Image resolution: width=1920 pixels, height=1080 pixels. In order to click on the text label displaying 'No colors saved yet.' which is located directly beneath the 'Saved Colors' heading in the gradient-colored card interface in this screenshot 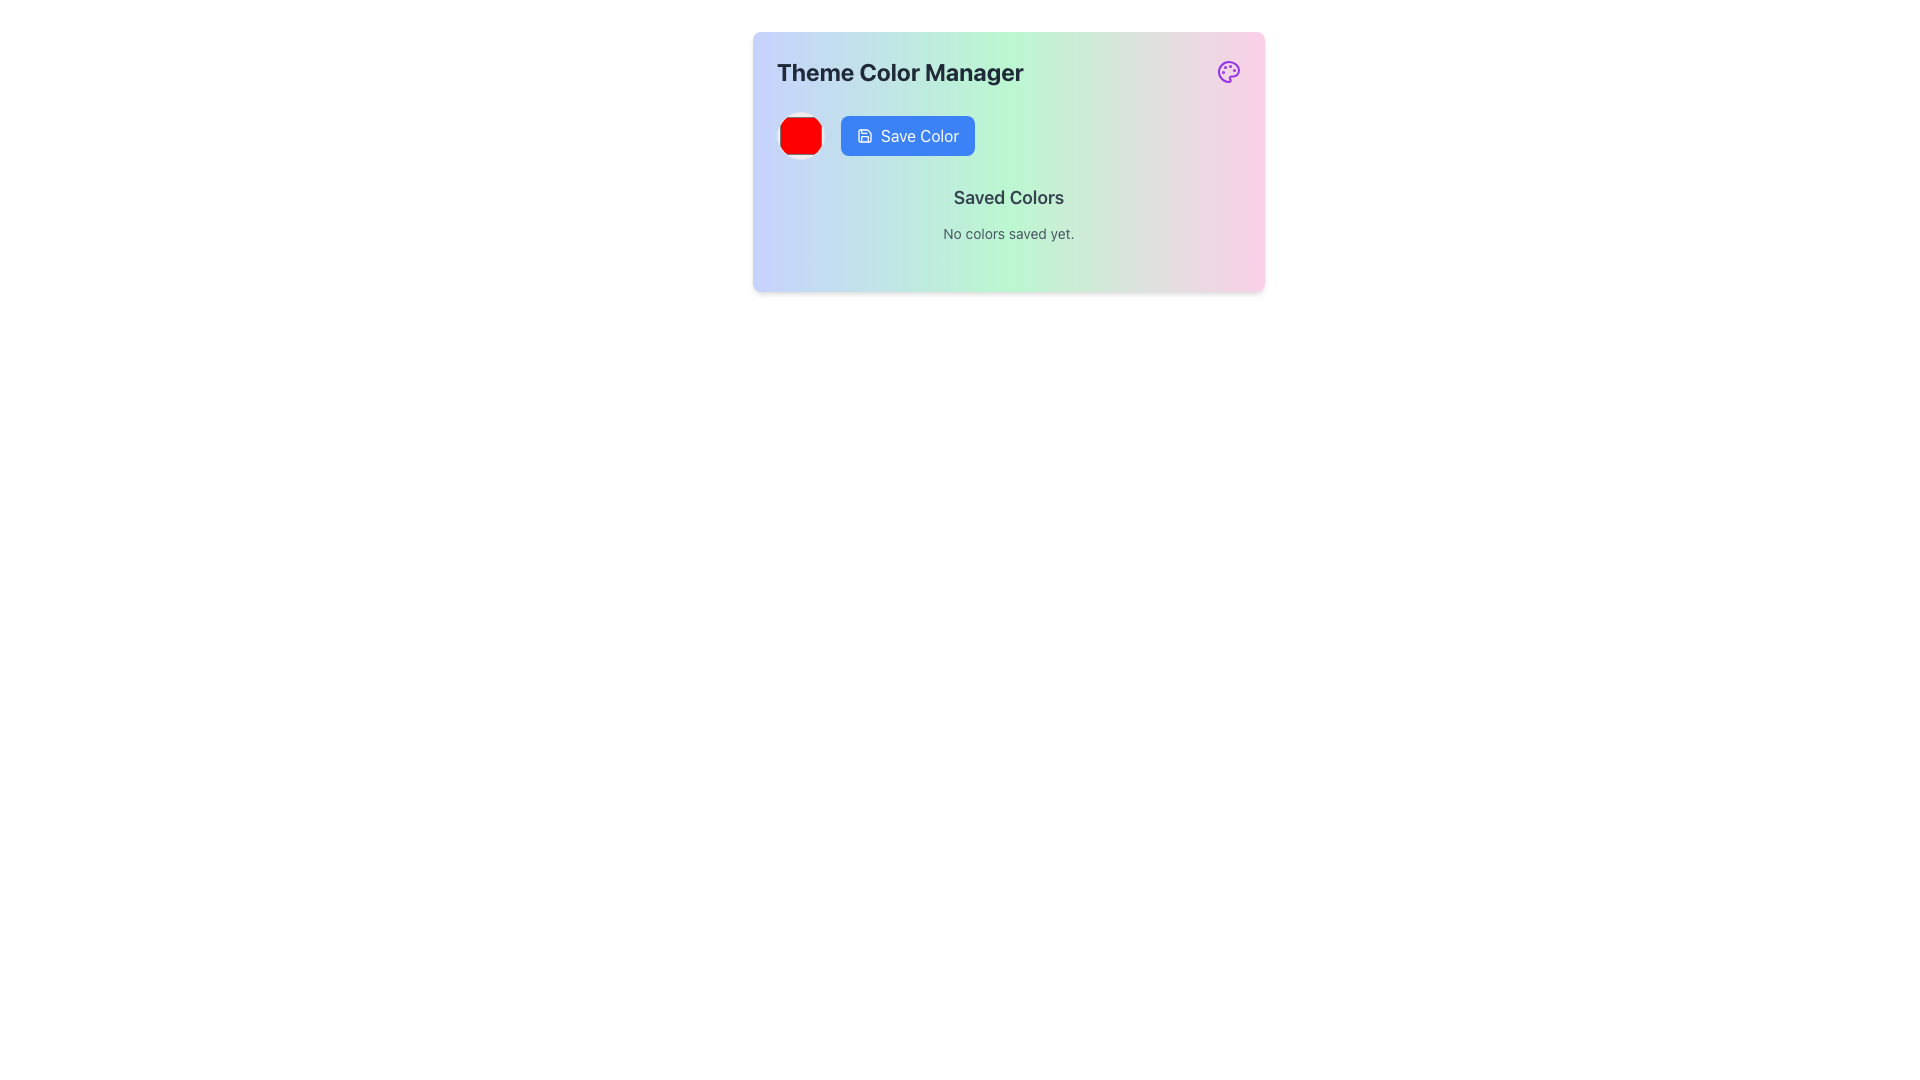, I will do `click(1008, 233)`.